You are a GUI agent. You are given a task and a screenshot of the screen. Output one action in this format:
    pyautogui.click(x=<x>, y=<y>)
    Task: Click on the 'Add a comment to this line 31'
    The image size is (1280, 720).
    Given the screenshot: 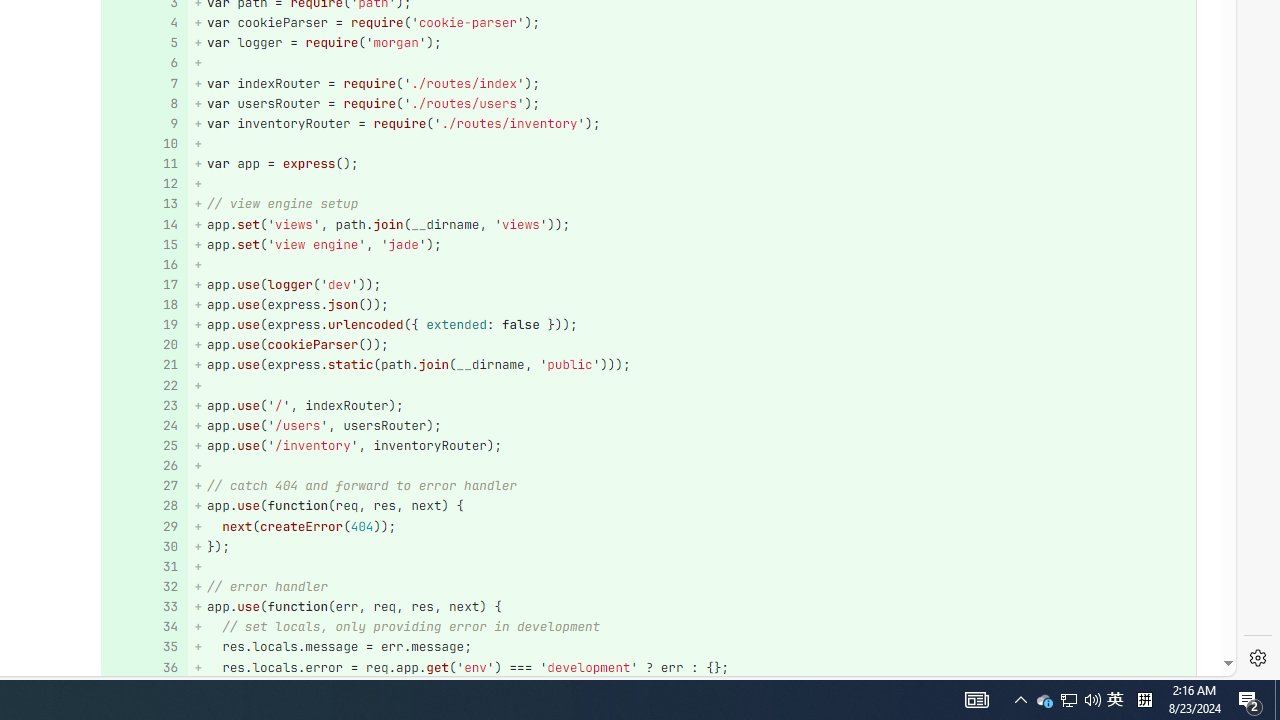 What is the action you would take?
    pyautogui.click(x=143, y=567)
    